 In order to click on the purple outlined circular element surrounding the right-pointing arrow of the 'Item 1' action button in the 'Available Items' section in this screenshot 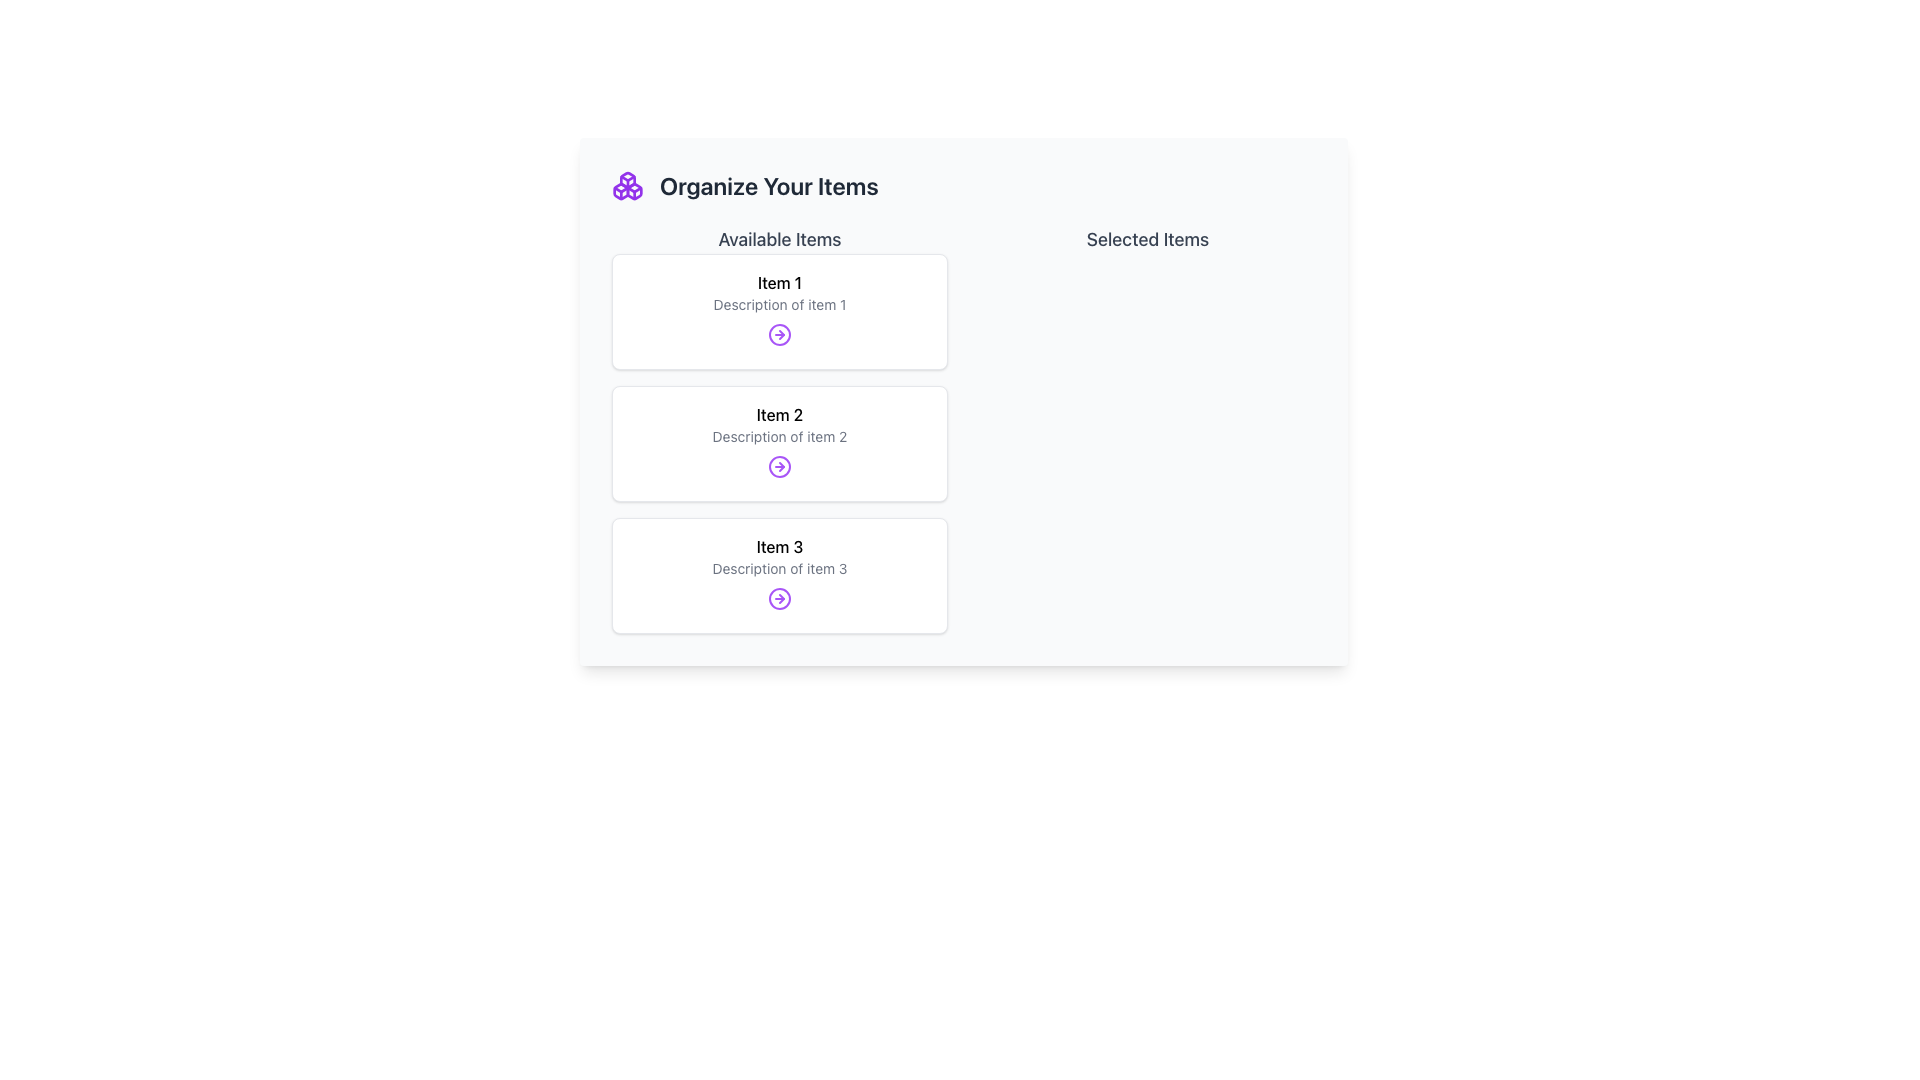, I will do `click(778, 334)`.